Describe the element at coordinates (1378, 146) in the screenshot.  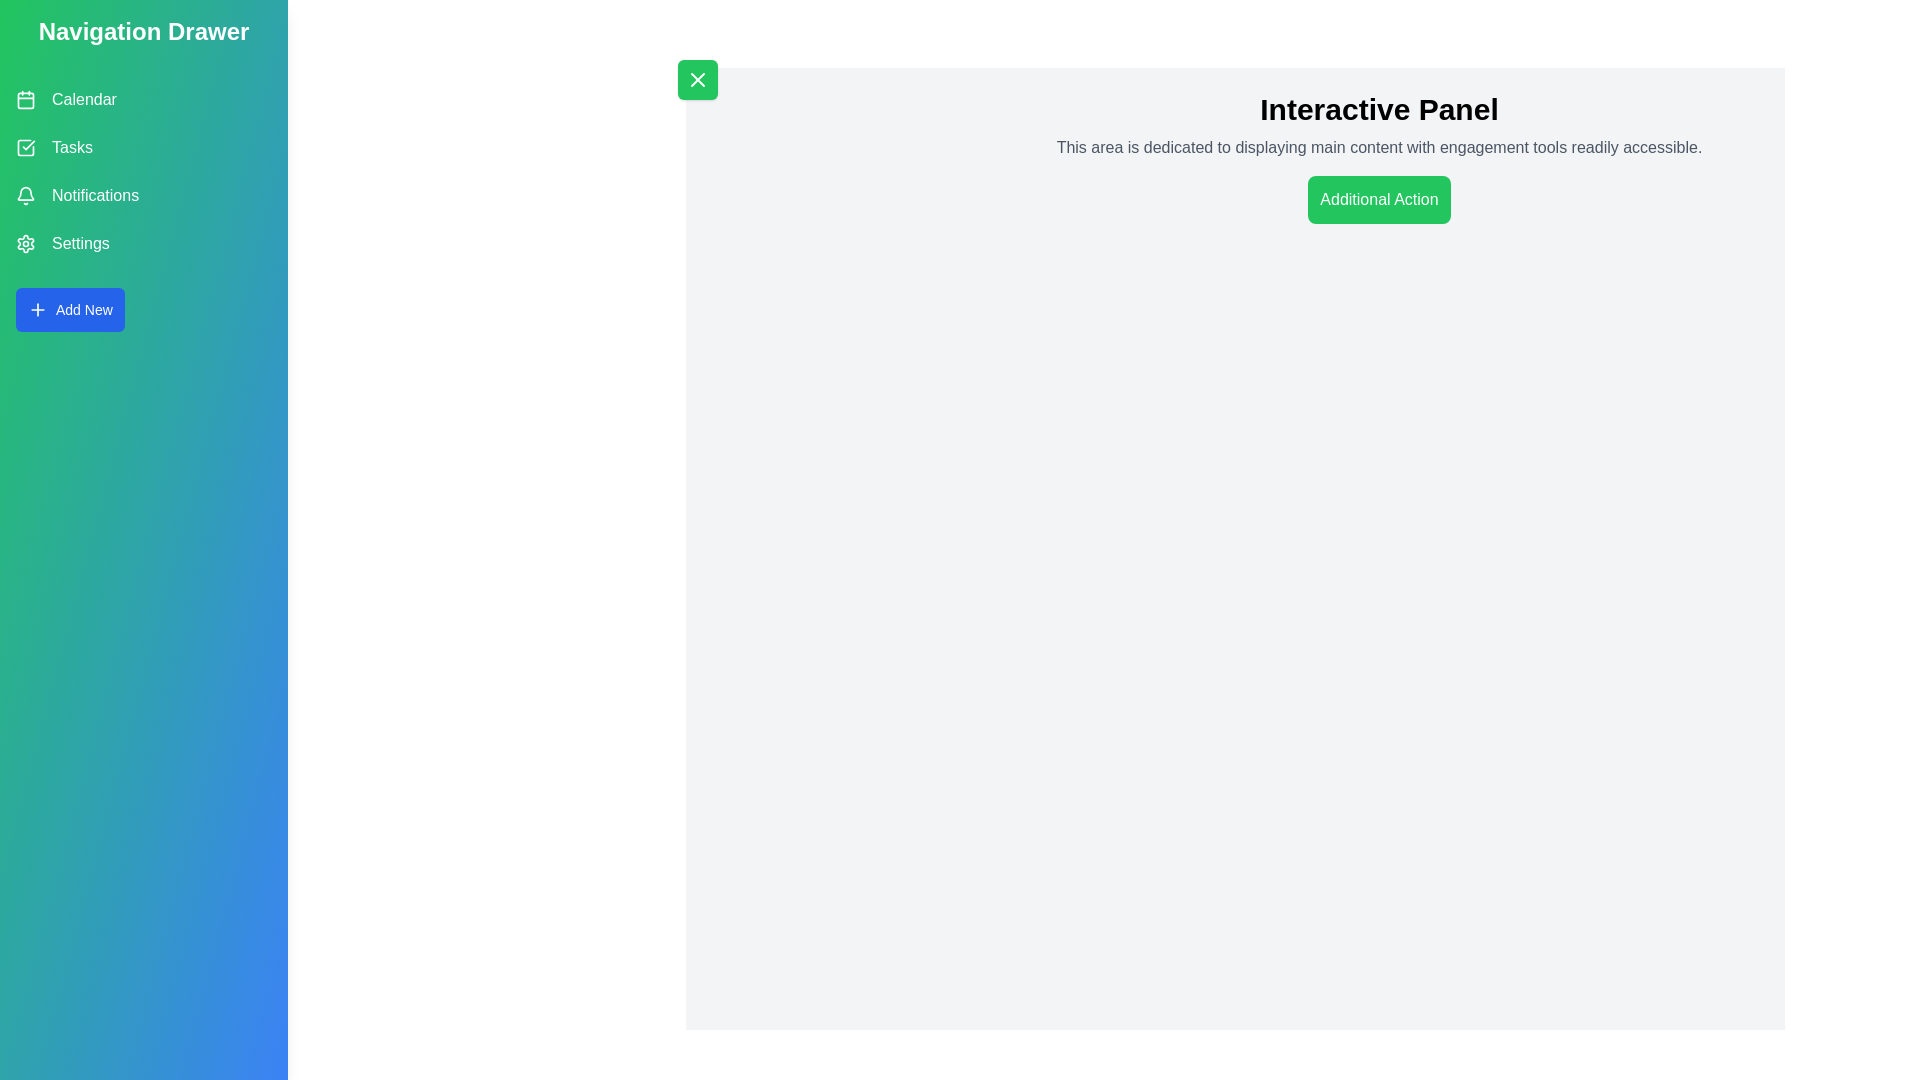
I see `the Text Label that provides descriptive information about the purpose or functionality of the section, positioned between the headline 'Interactive Panel' and the green button 'Additional Action'` at that location.